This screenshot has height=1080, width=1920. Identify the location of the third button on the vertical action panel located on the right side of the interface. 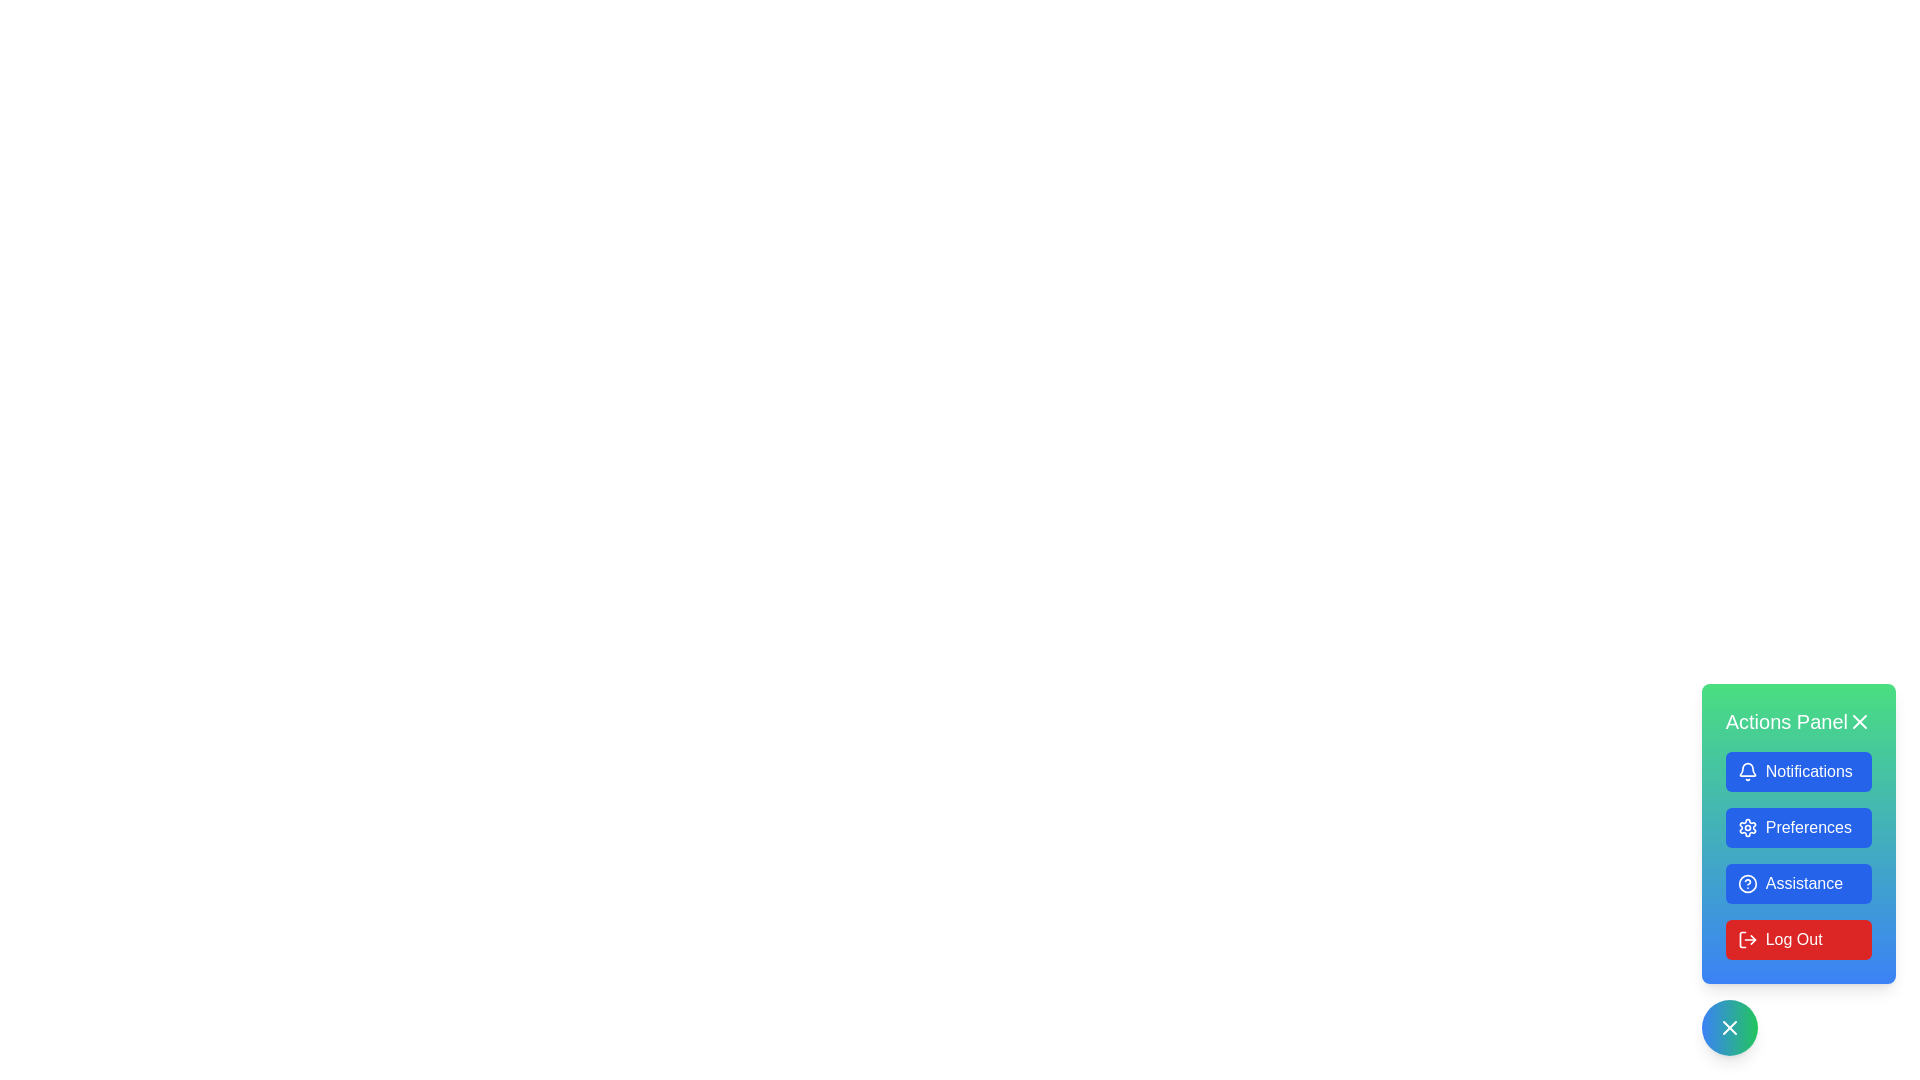
(1798, 882).